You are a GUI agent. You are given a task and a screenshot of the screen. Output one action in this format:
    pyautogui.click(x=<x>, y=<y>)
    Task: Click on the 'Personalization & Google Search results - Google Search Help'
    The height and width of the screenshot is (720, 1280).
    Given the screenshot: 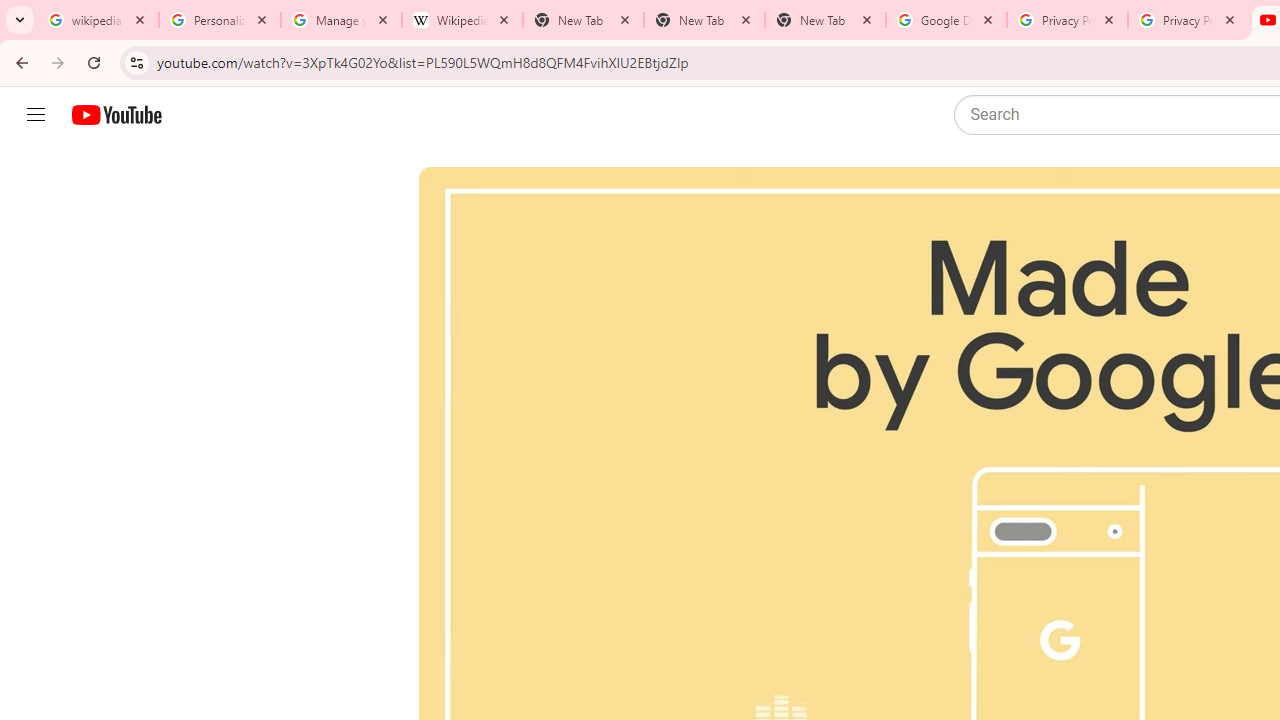 What is the action you would take?
    pyautogui.click(x=220, y=20)
    